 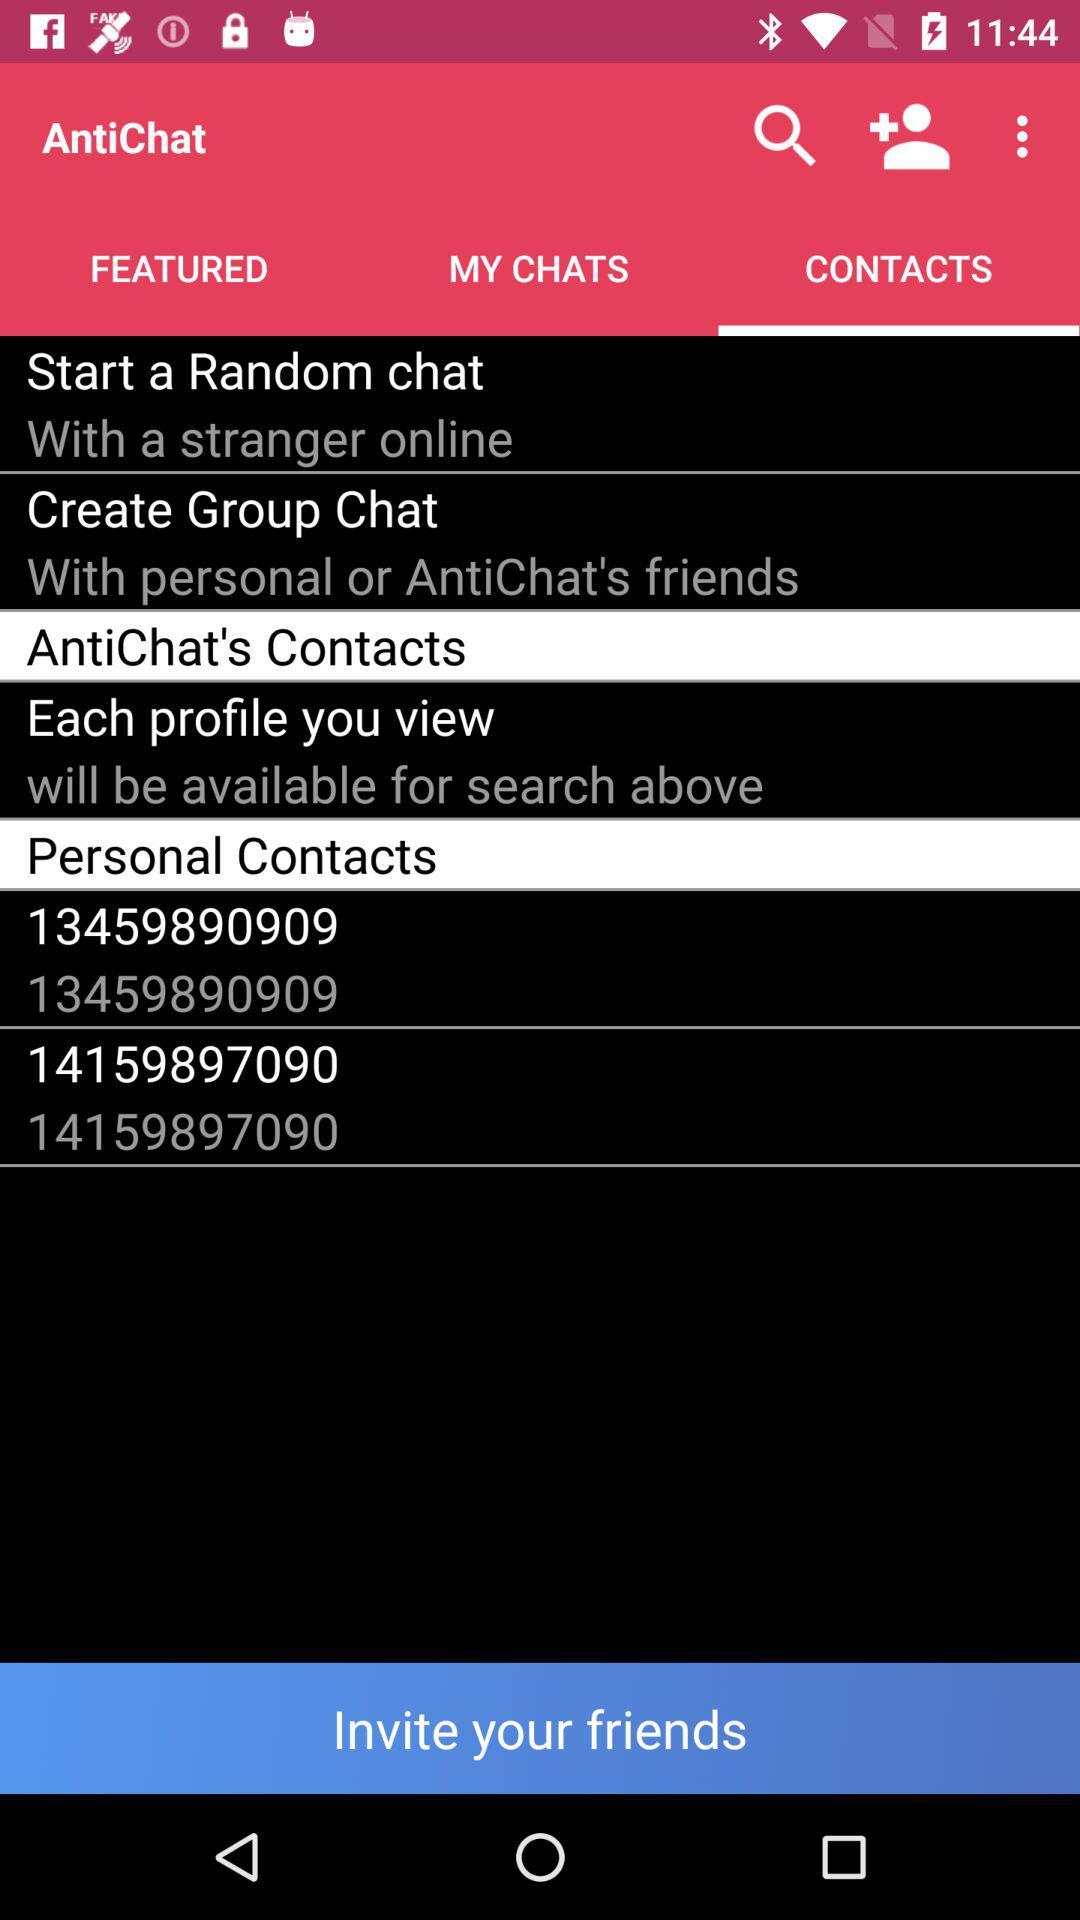 I want to click on start a random icon, so click(x=254, y=369).